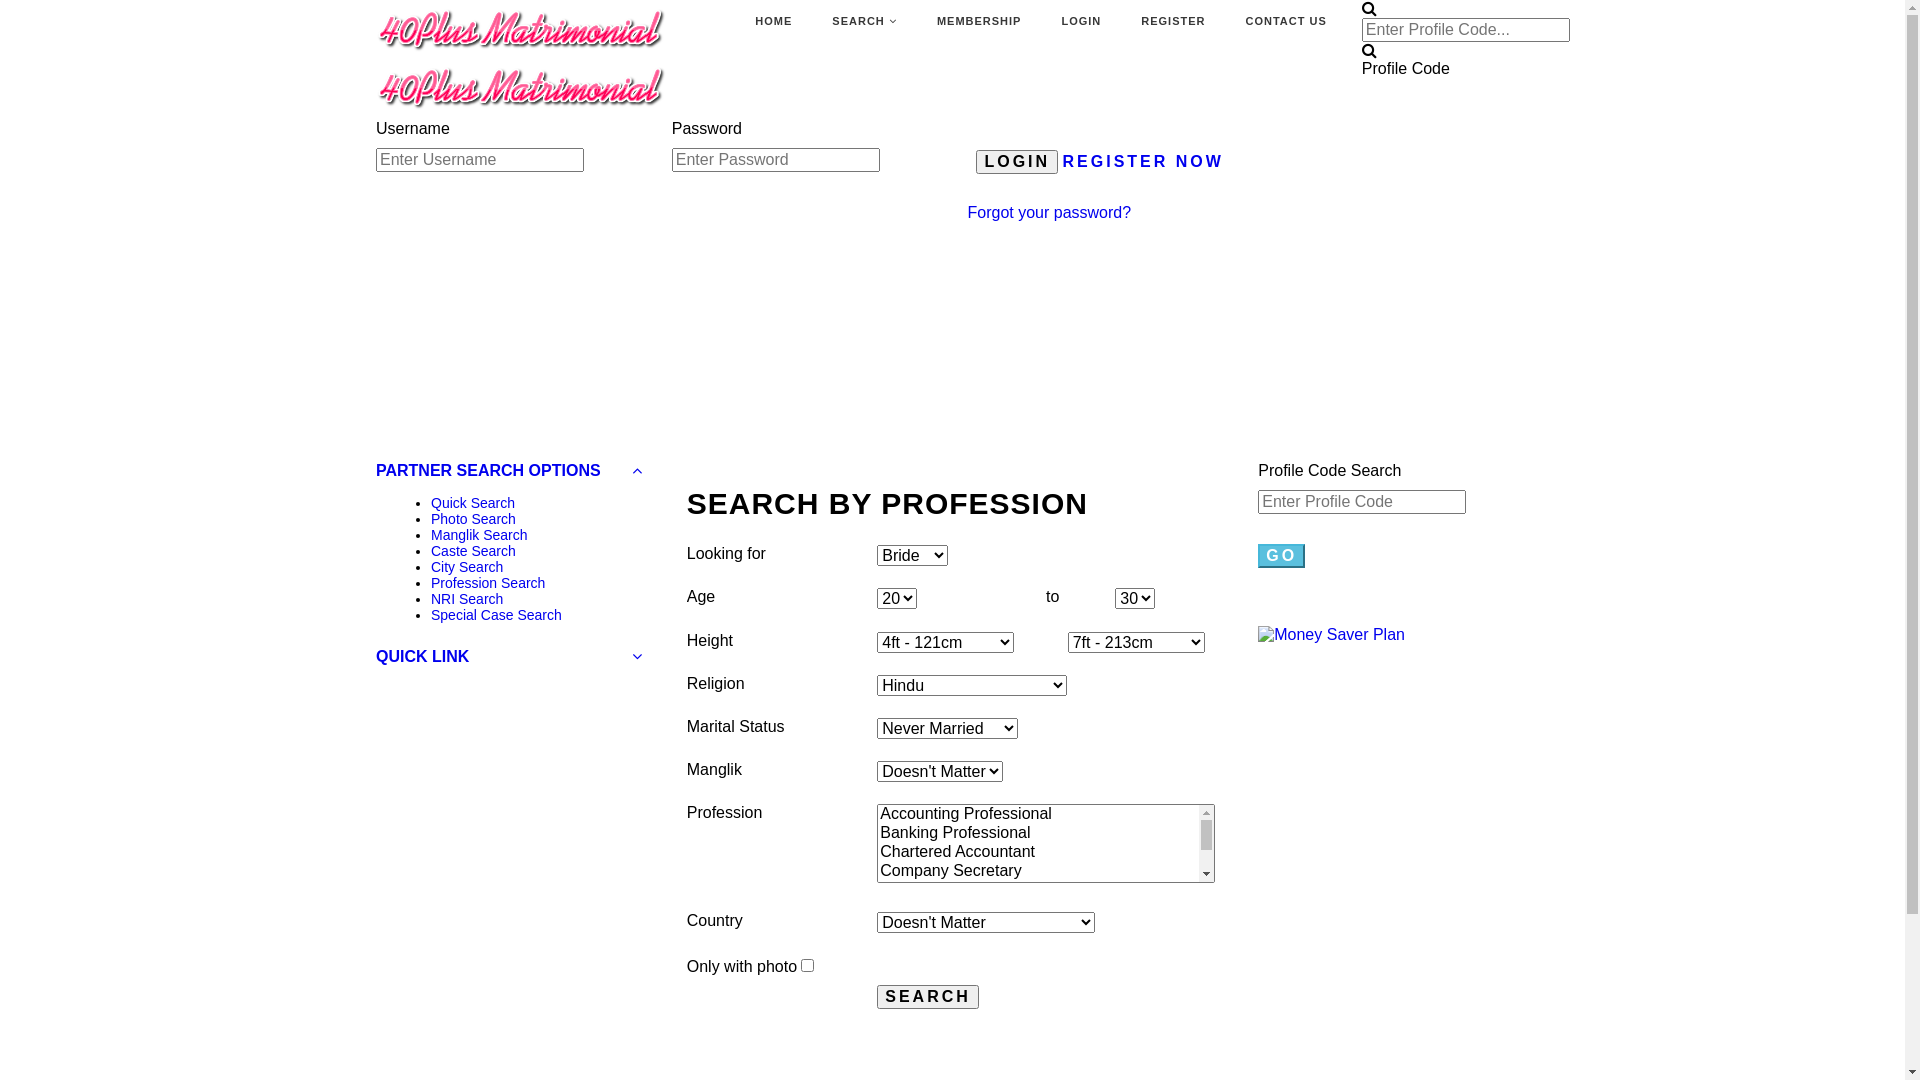 This screenshot has height=1080, width=1920. Describe the element at coordinates (1141, 22) in the screenshot. I see `'REGISTER'` at that location.